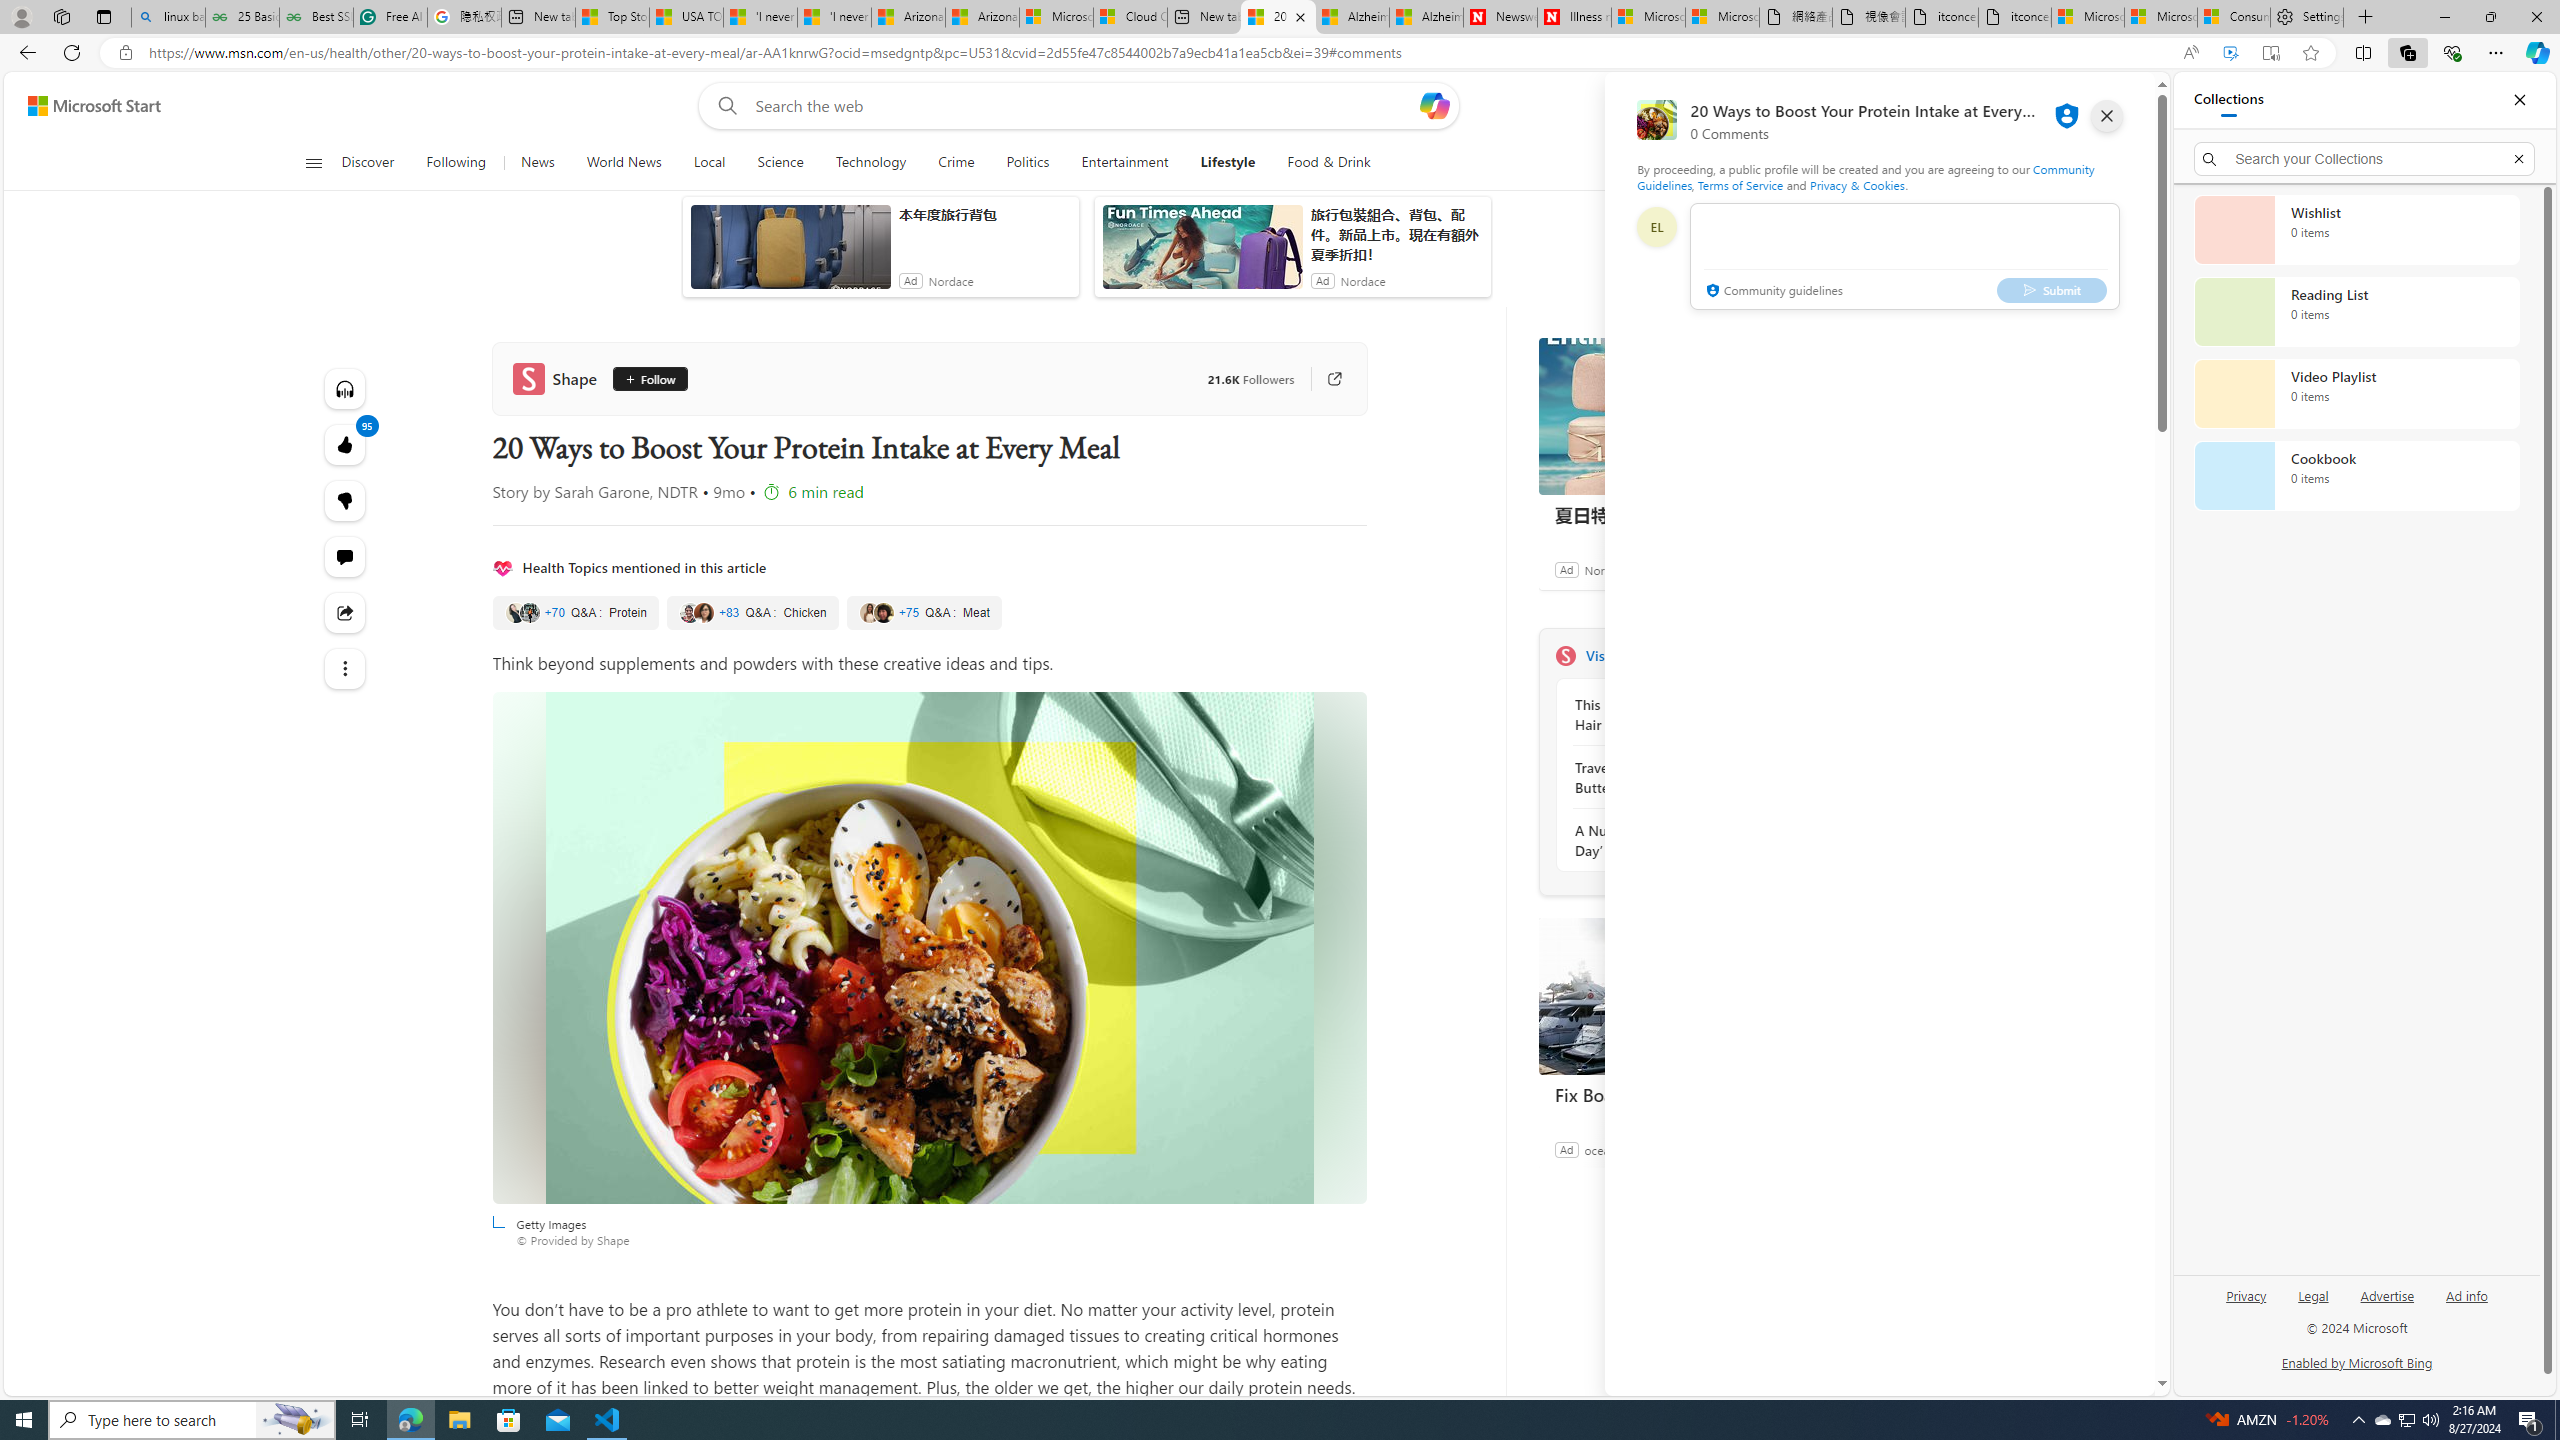  What do you see at coordinates (611, 16) in the screenshot?
I see `'Top Stories - MSN'` at bounding box center [611, 16].